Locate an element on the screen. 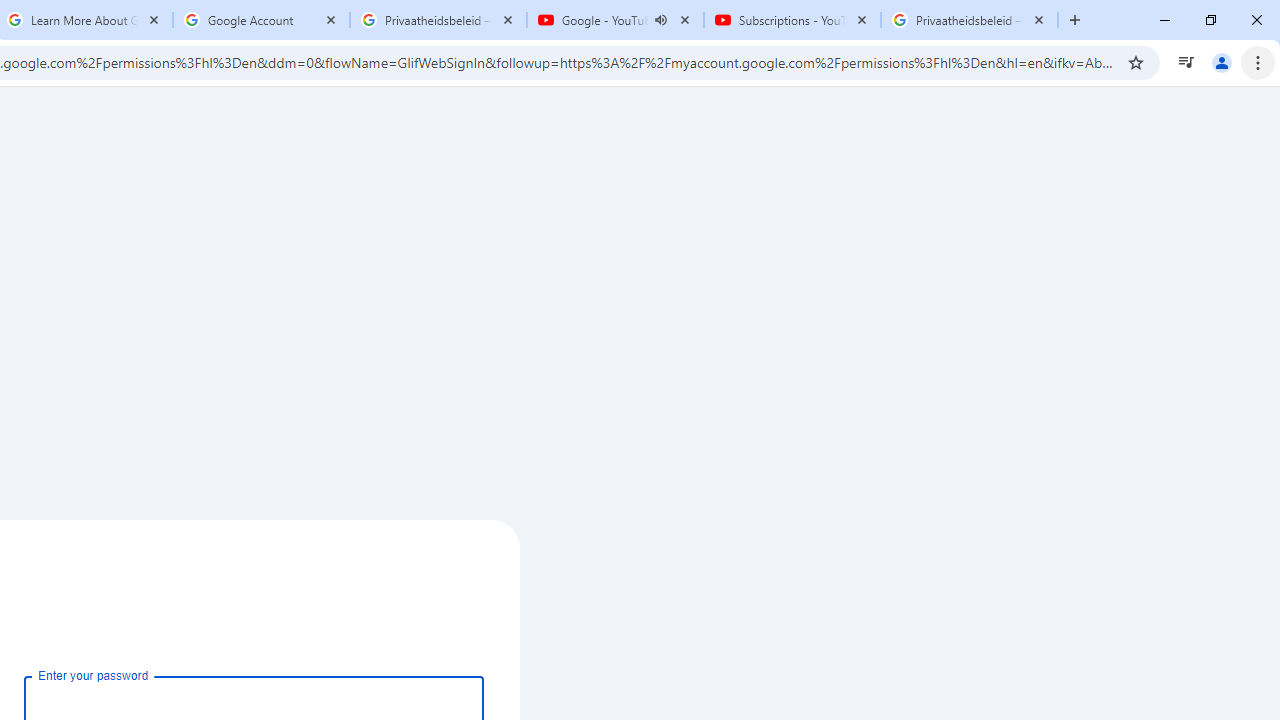  'Google - YouTube - Audio playing' is located at coordinates (614, 20).